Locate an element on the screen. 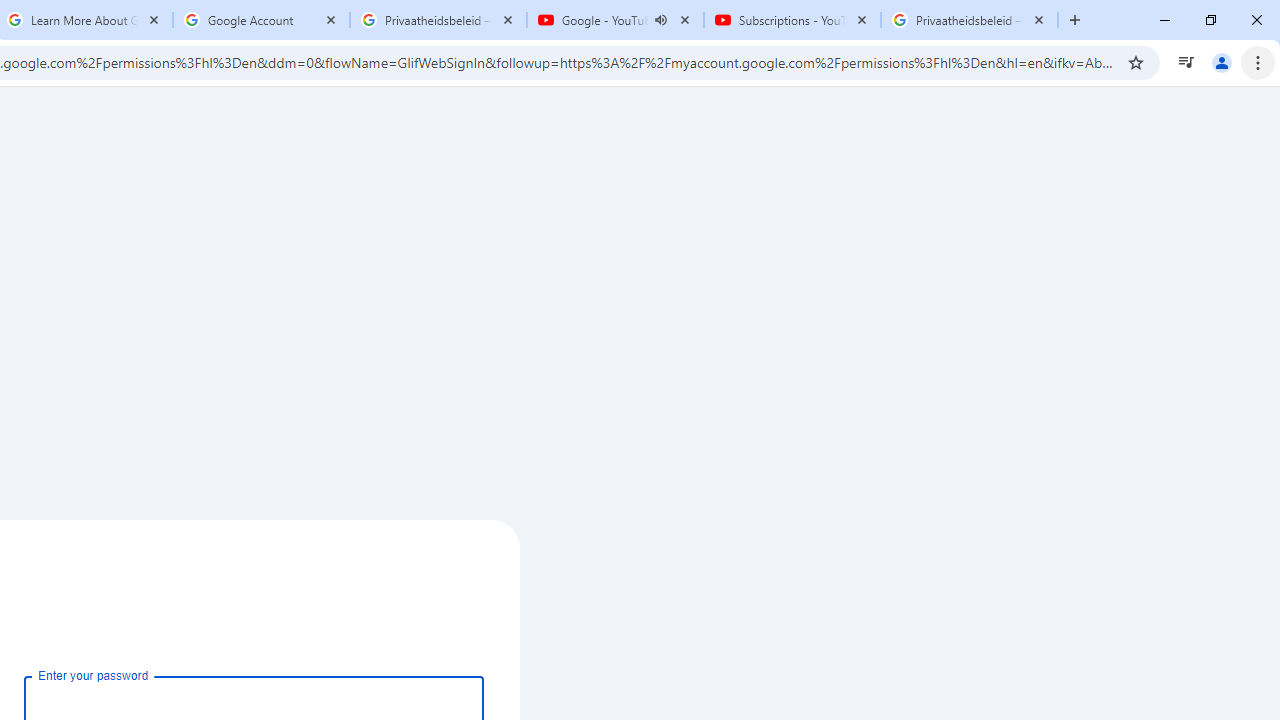  'Google - YouTube - Audio playing' is located at coordinates (614, 20).